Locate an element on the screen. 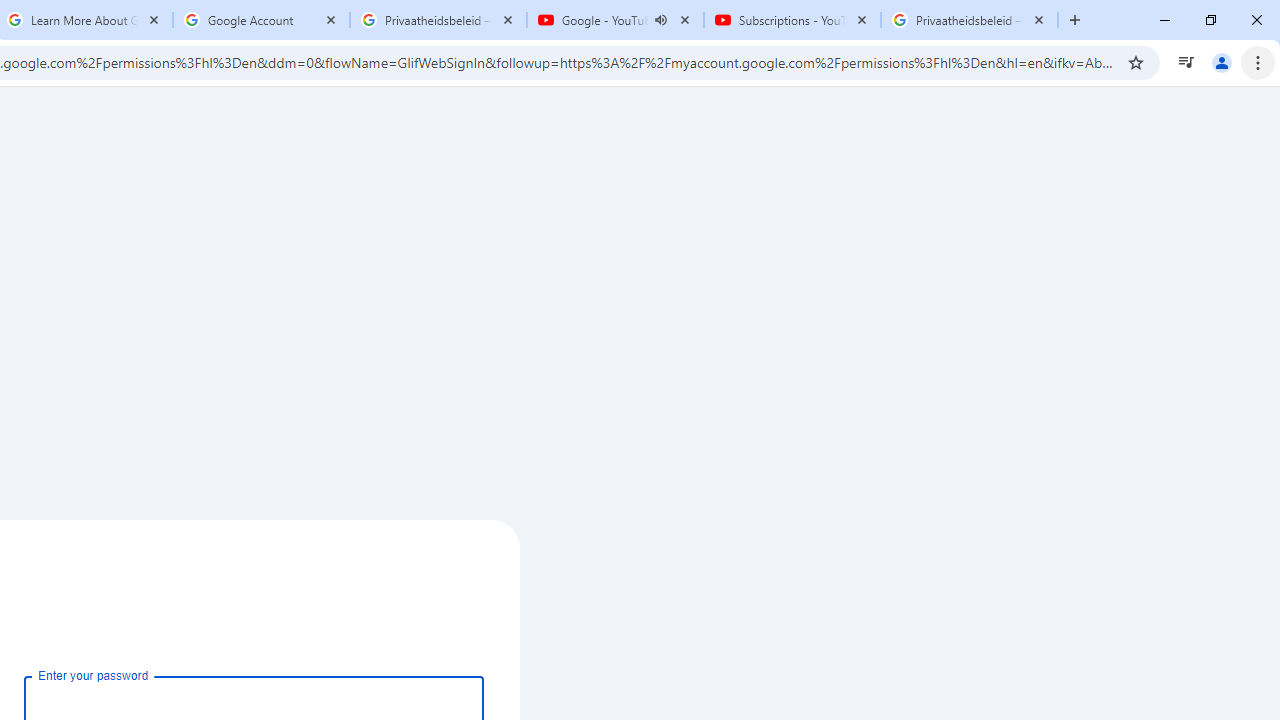  'Google - YouTube - Audio playing' is located at coordinates (614, 20).